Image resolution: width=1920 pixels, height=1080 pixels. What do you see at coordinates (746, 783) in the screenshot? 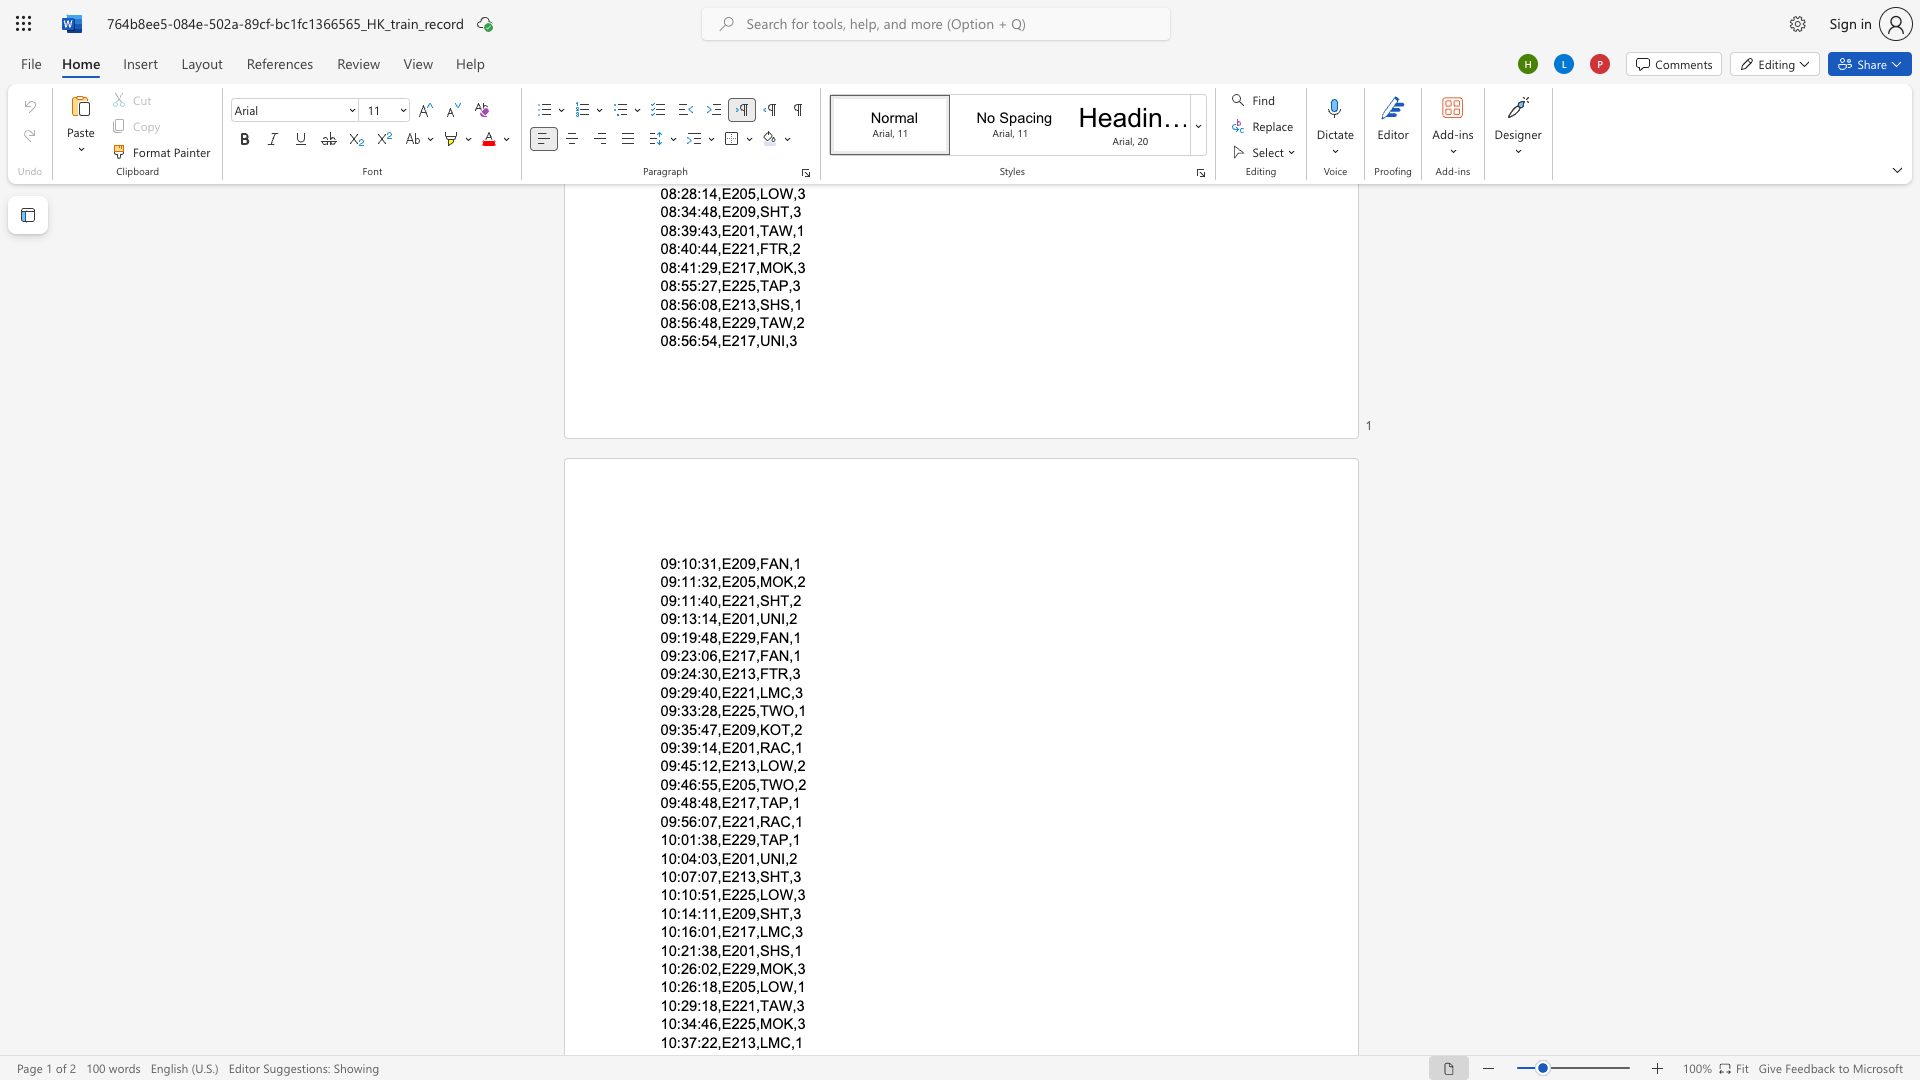
I see `the subset text "5," within the text "09:46:55,E205,TWO,2"` at bounding box center [746, 783].